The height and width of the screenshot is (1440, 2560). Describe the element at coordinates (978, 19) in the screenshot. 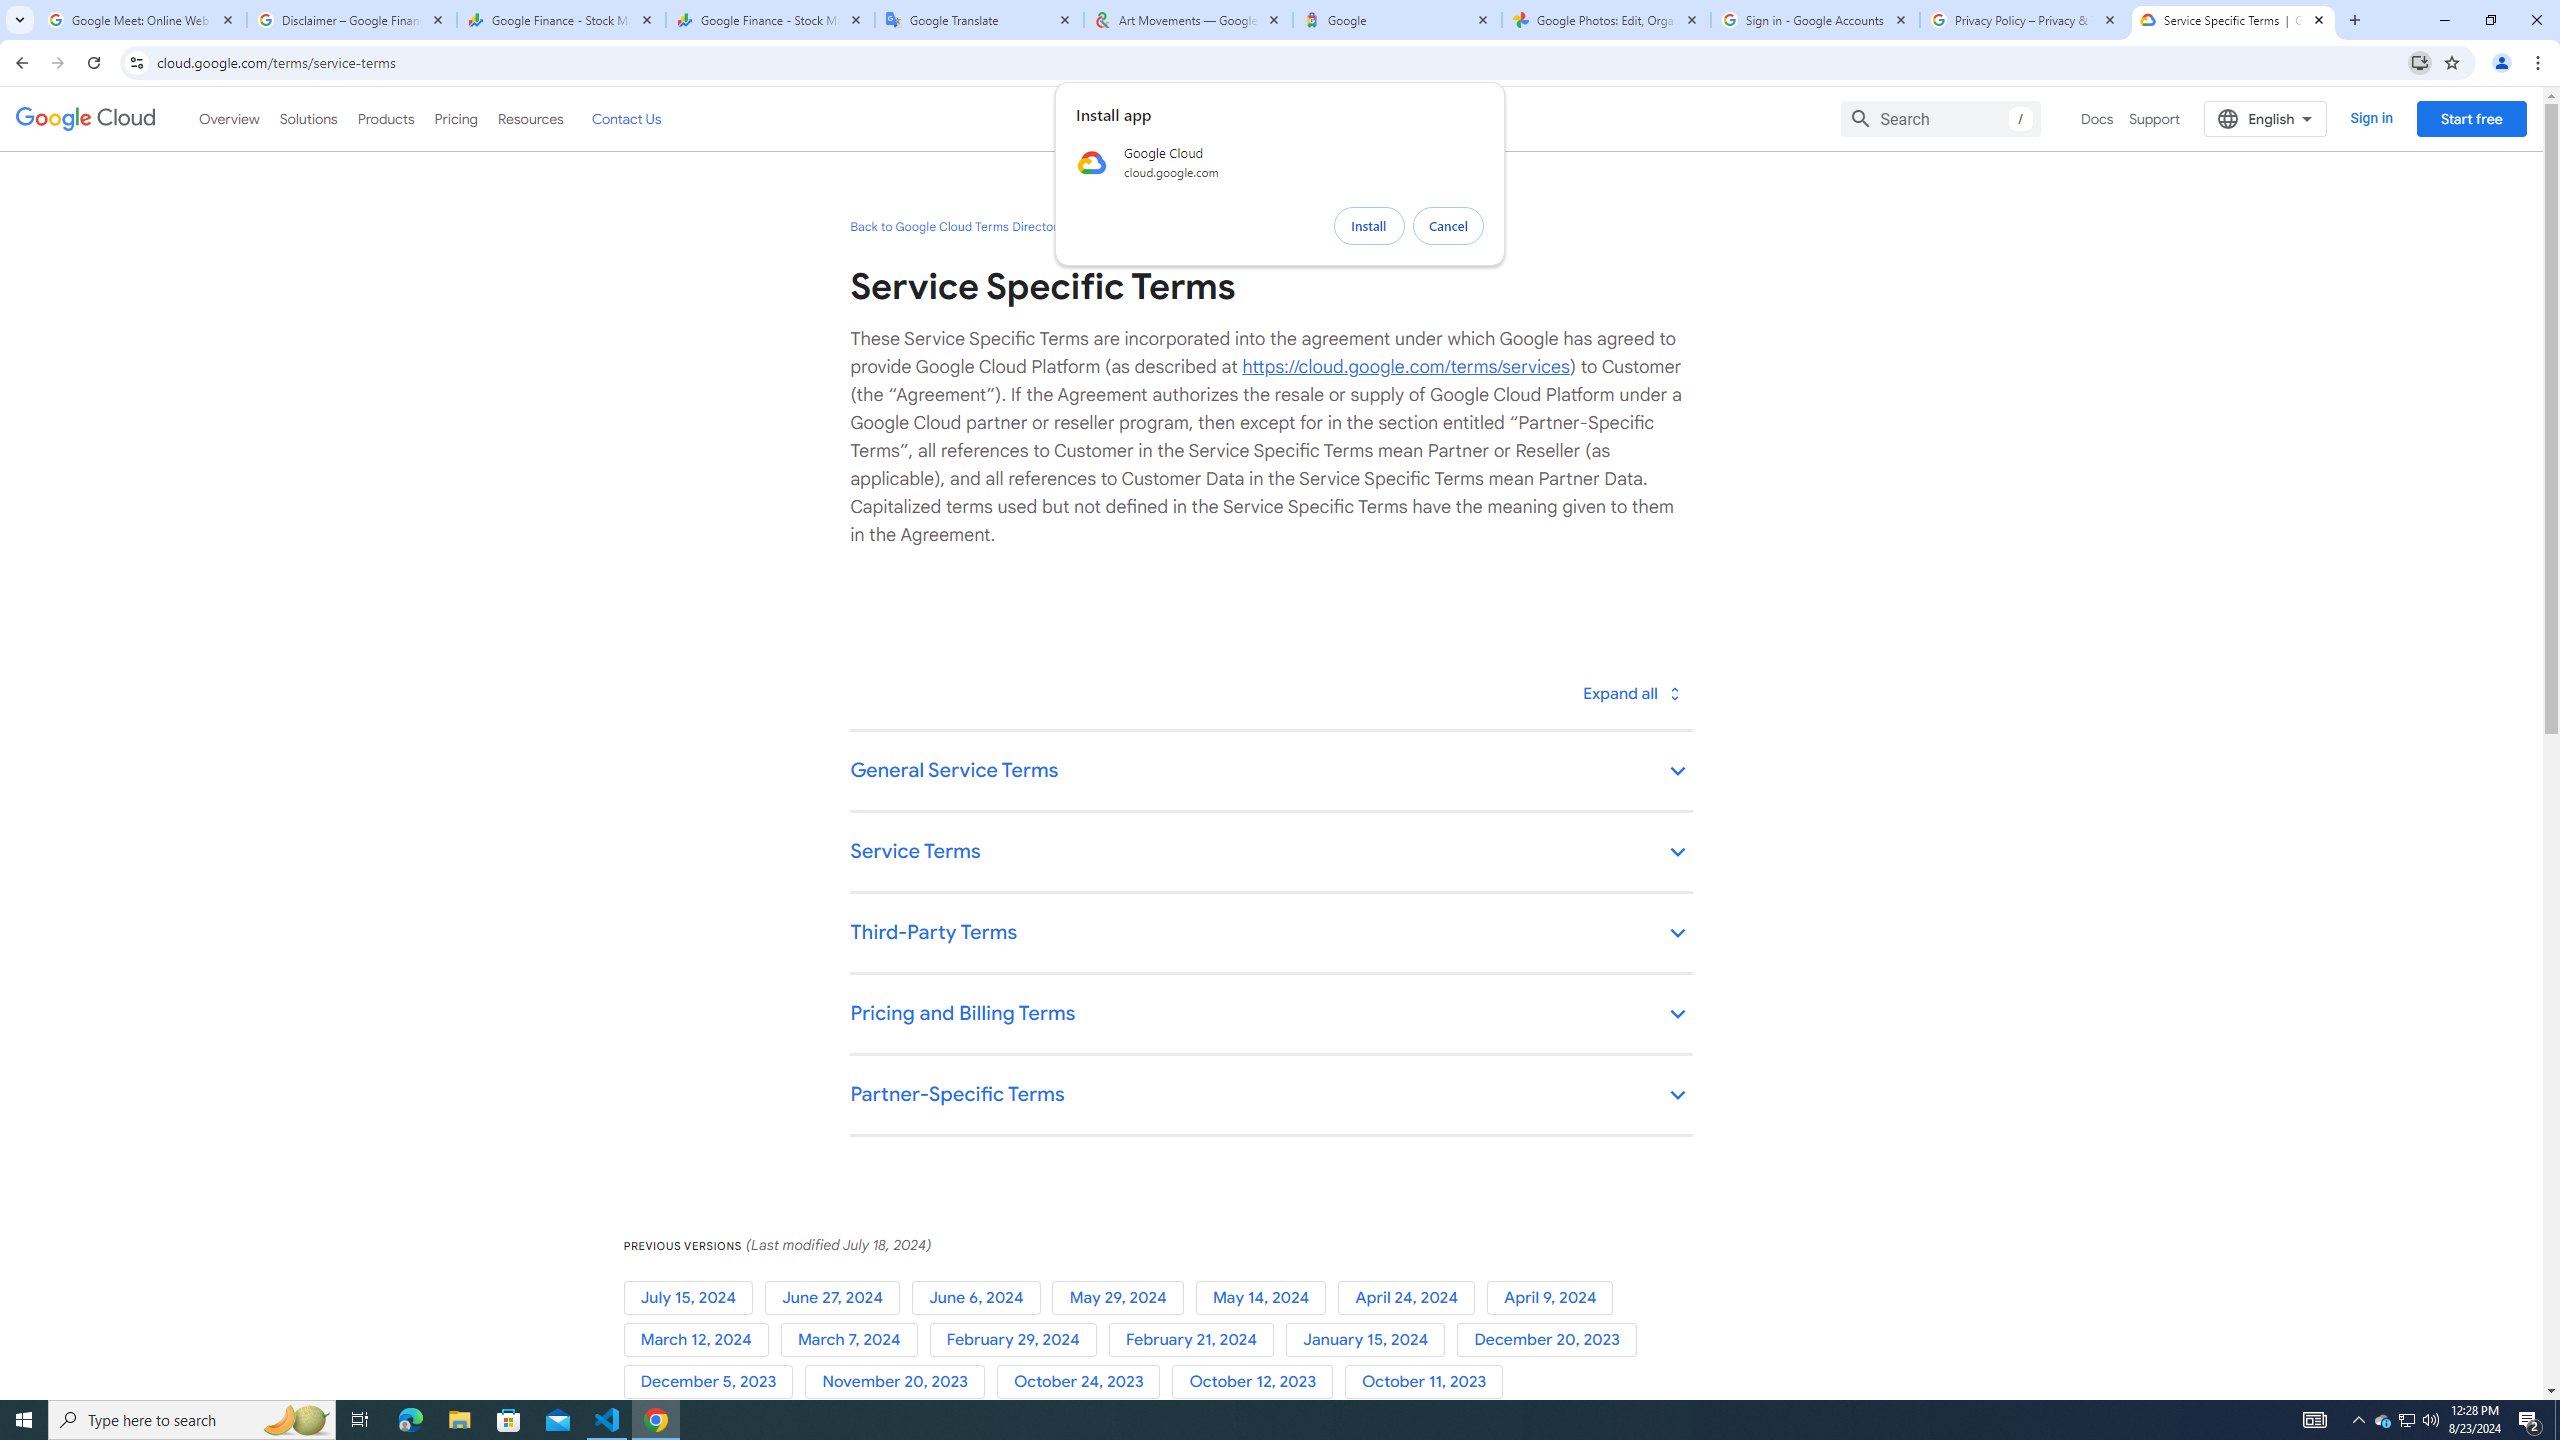

I see `'Google Translate'` at that location.